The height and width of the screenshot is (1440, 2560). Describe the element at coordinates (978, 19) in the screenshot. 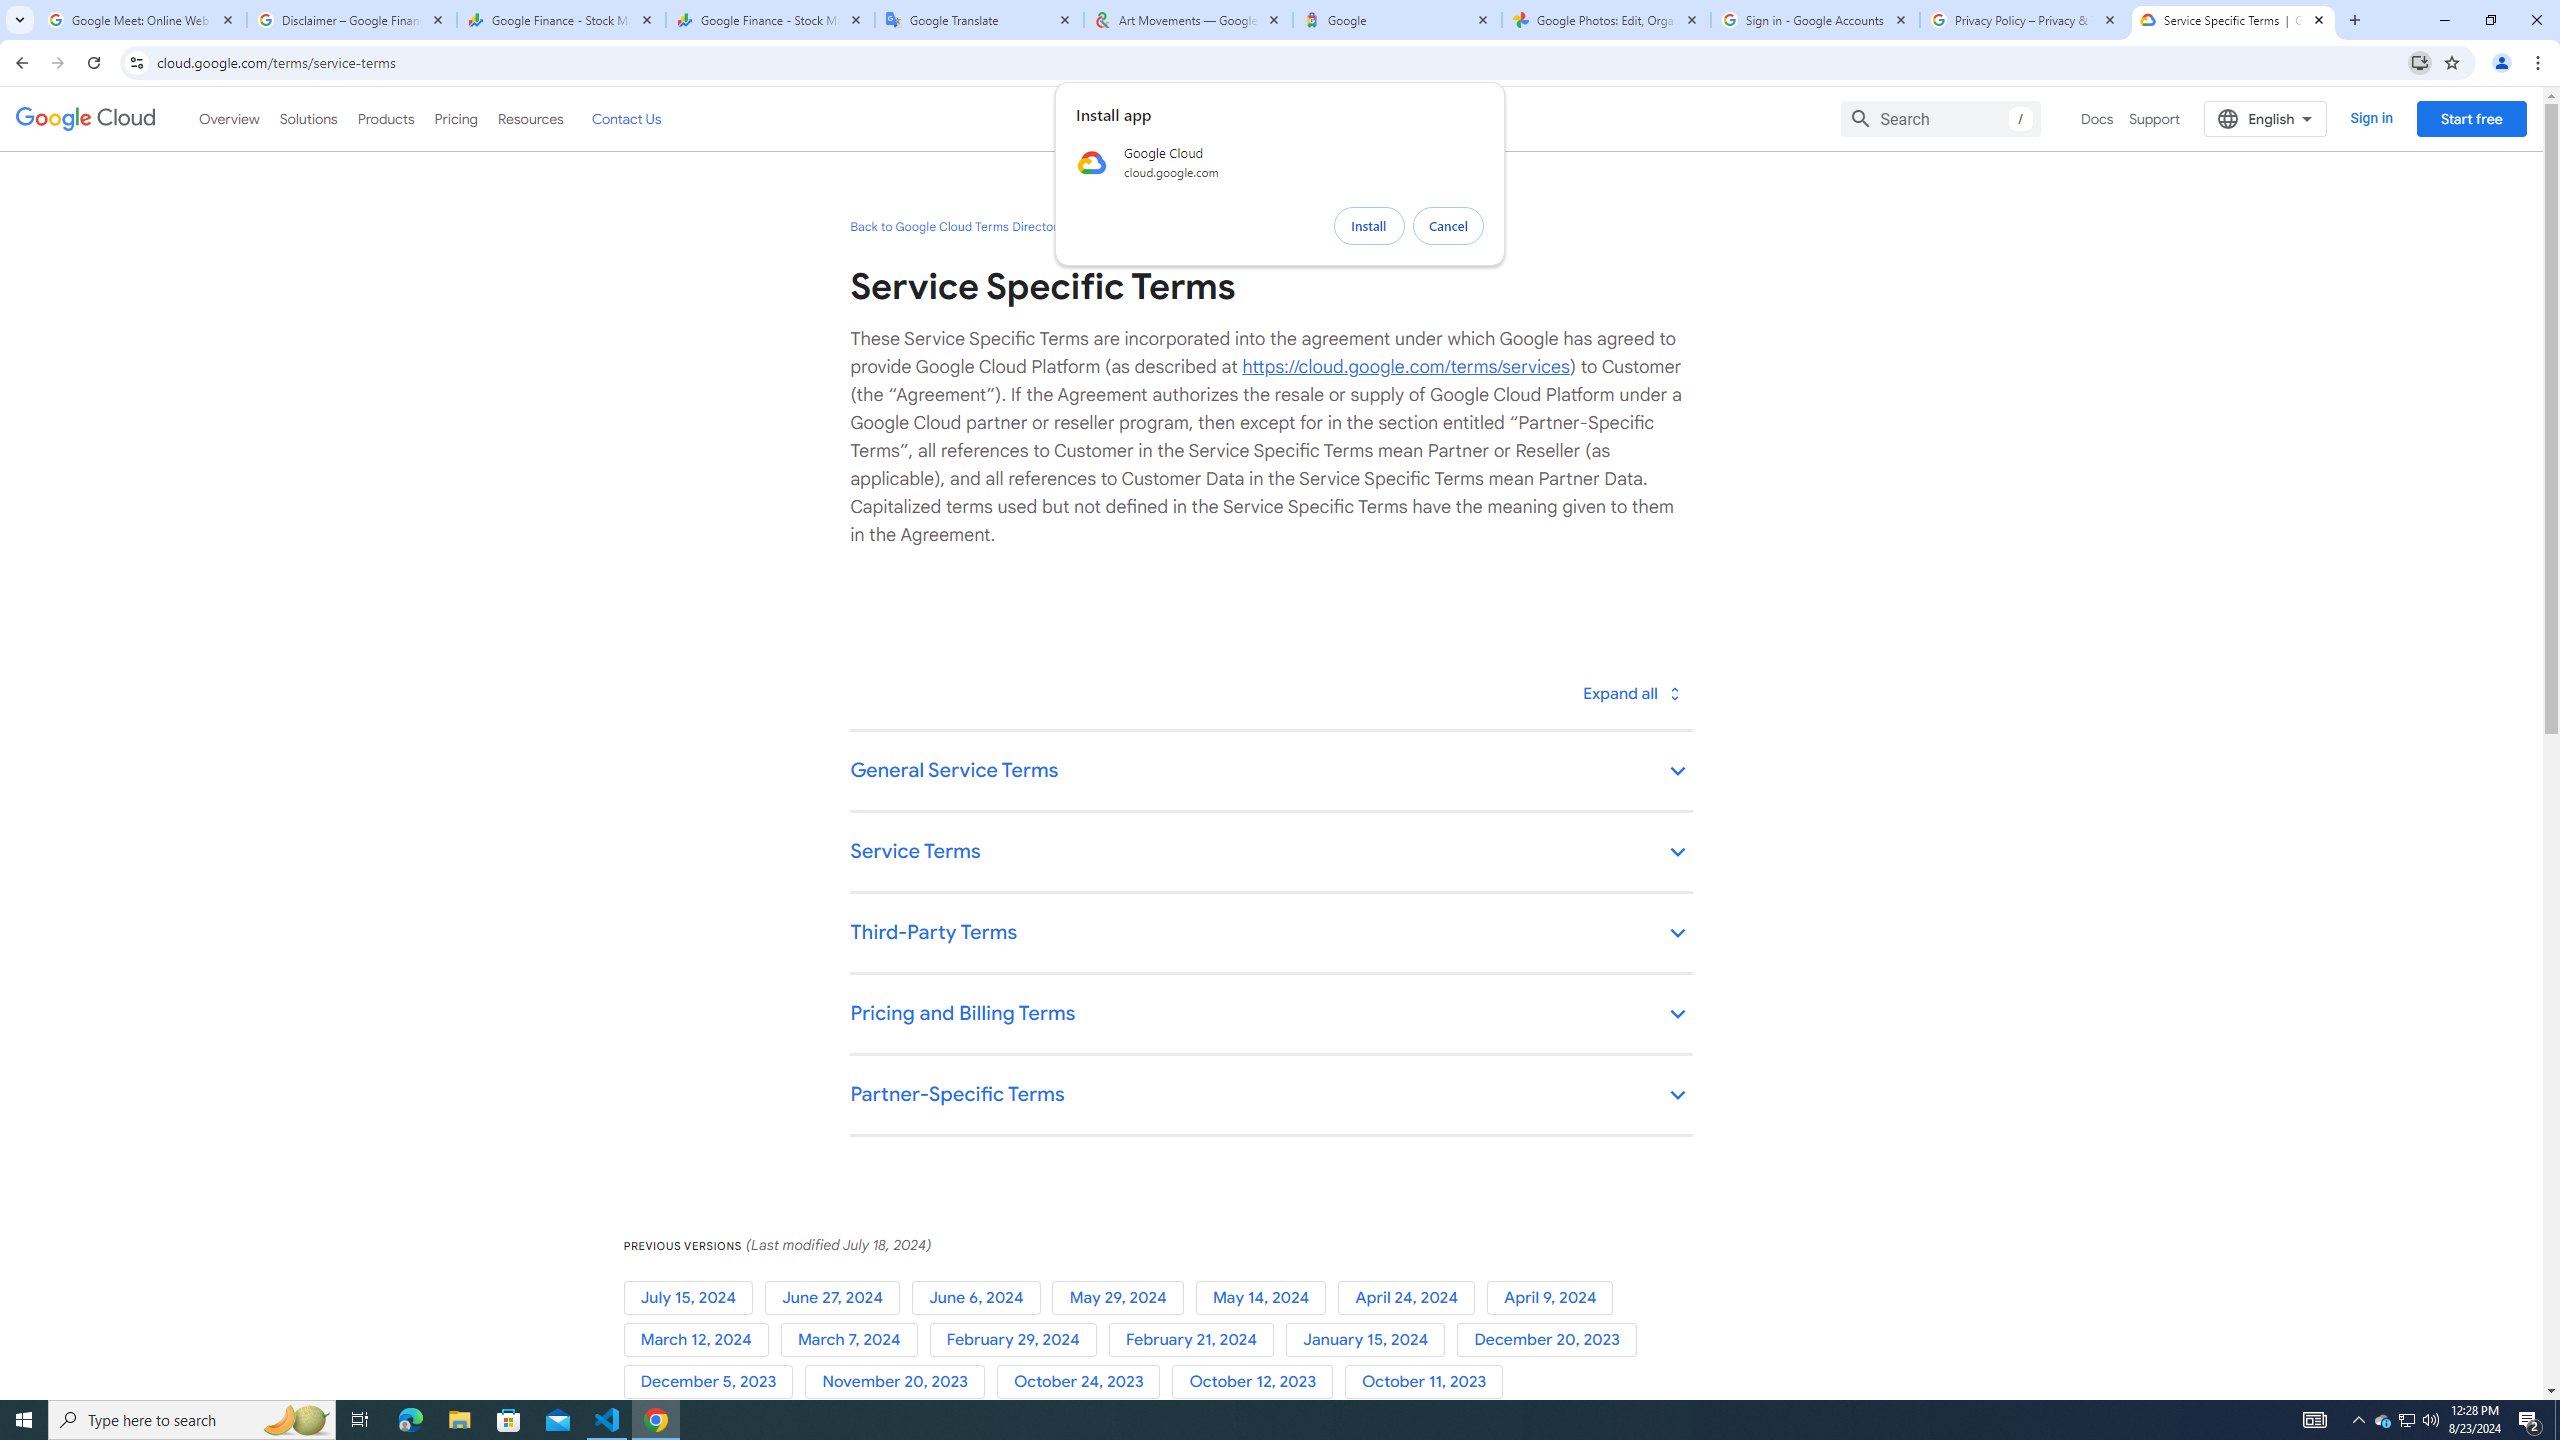

I see `'Google Translate'` at that location.